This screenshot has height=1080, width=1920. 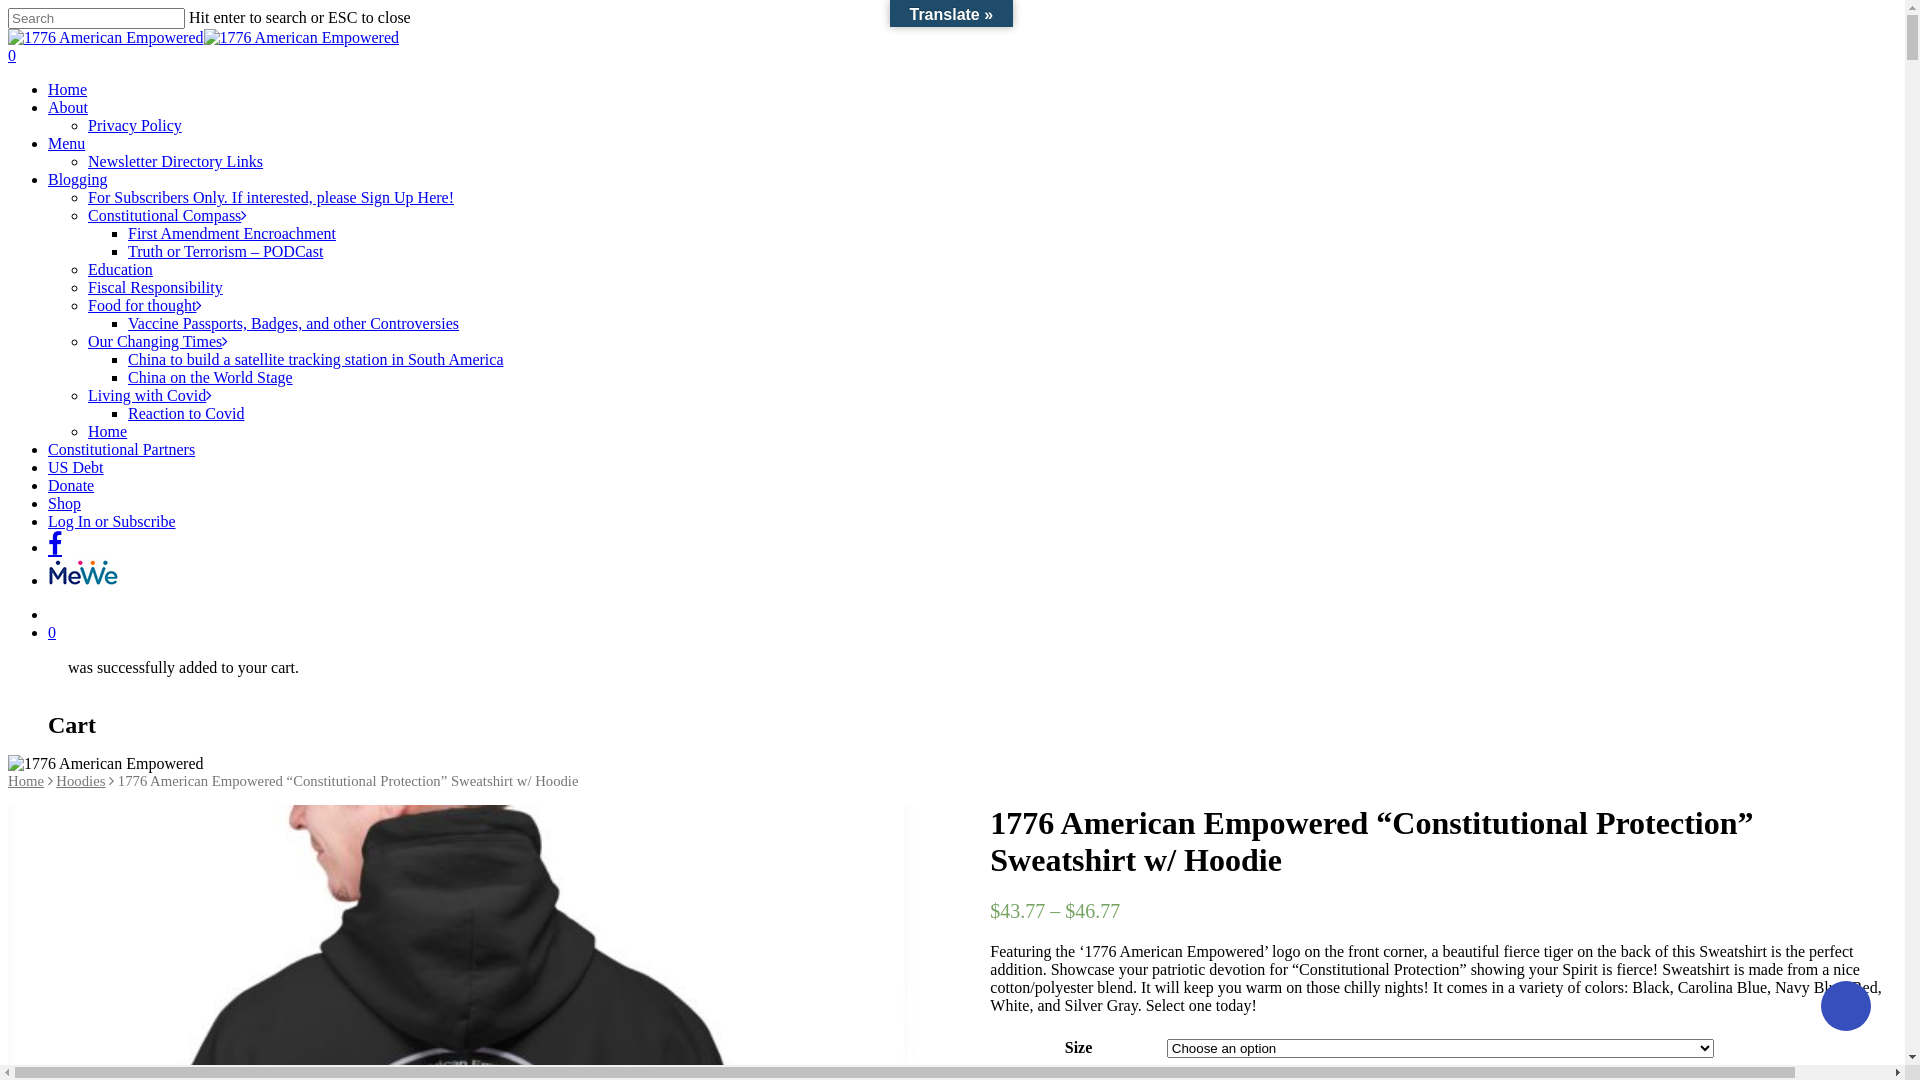 What do you see at coordinates (71, 485) in the screenshot?
I see `'Donate'` at bounding box center [71, 485].